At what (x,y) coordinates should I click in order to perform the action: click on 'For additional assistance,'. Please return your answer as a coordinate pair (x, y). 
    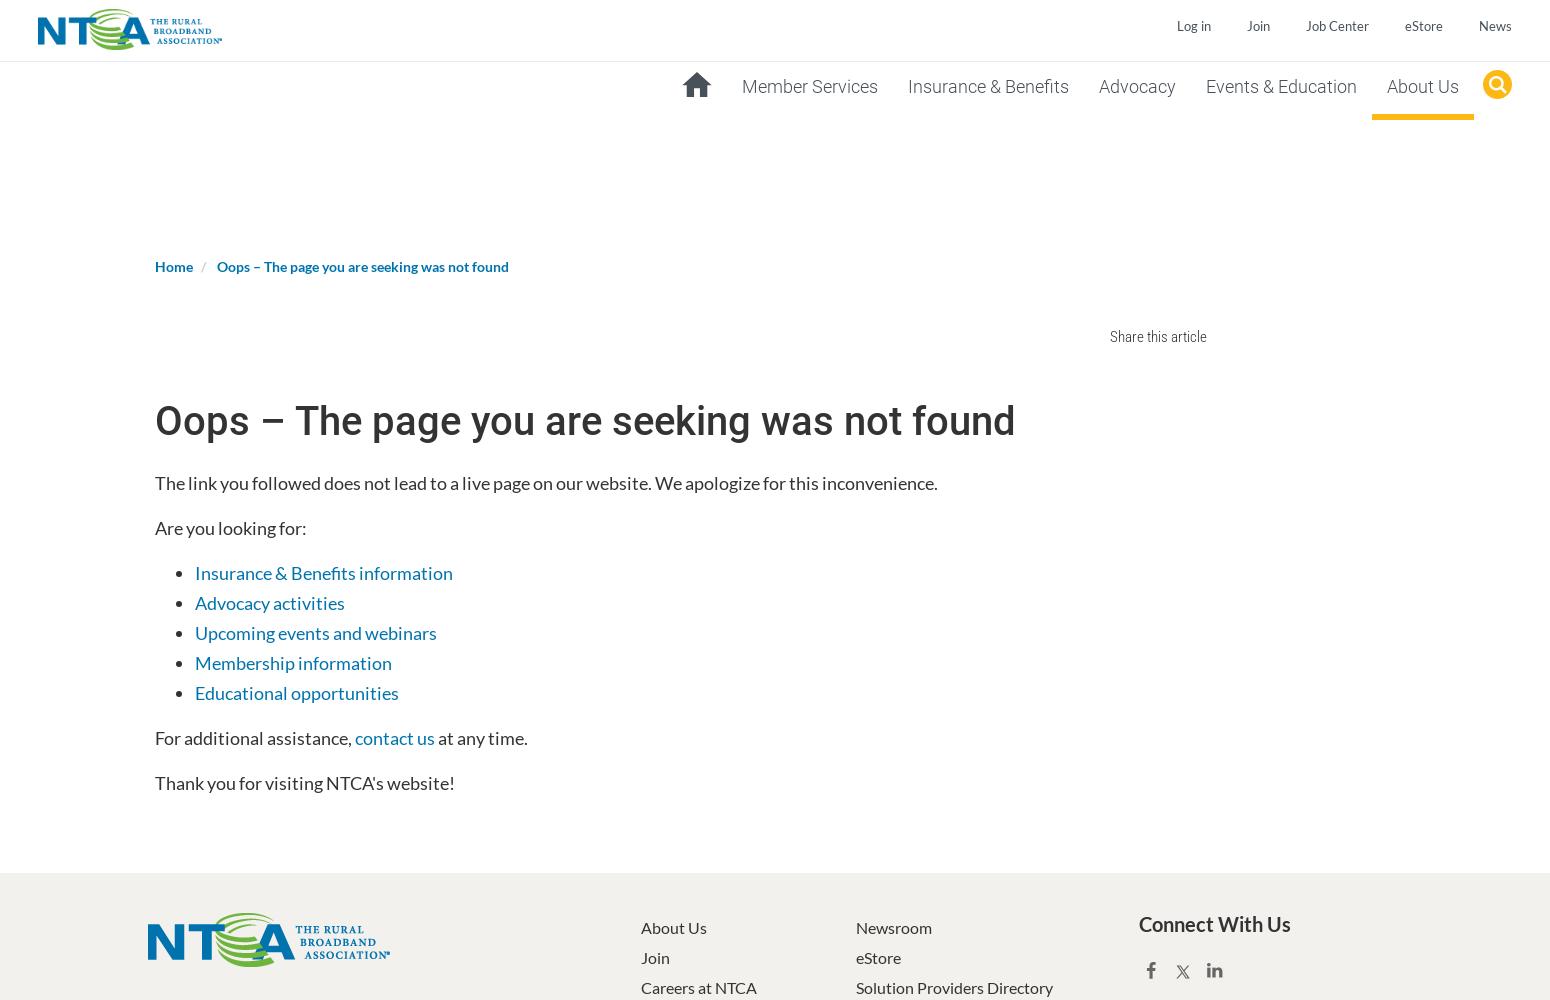
    Looking at the image, I should click on (254, 737).